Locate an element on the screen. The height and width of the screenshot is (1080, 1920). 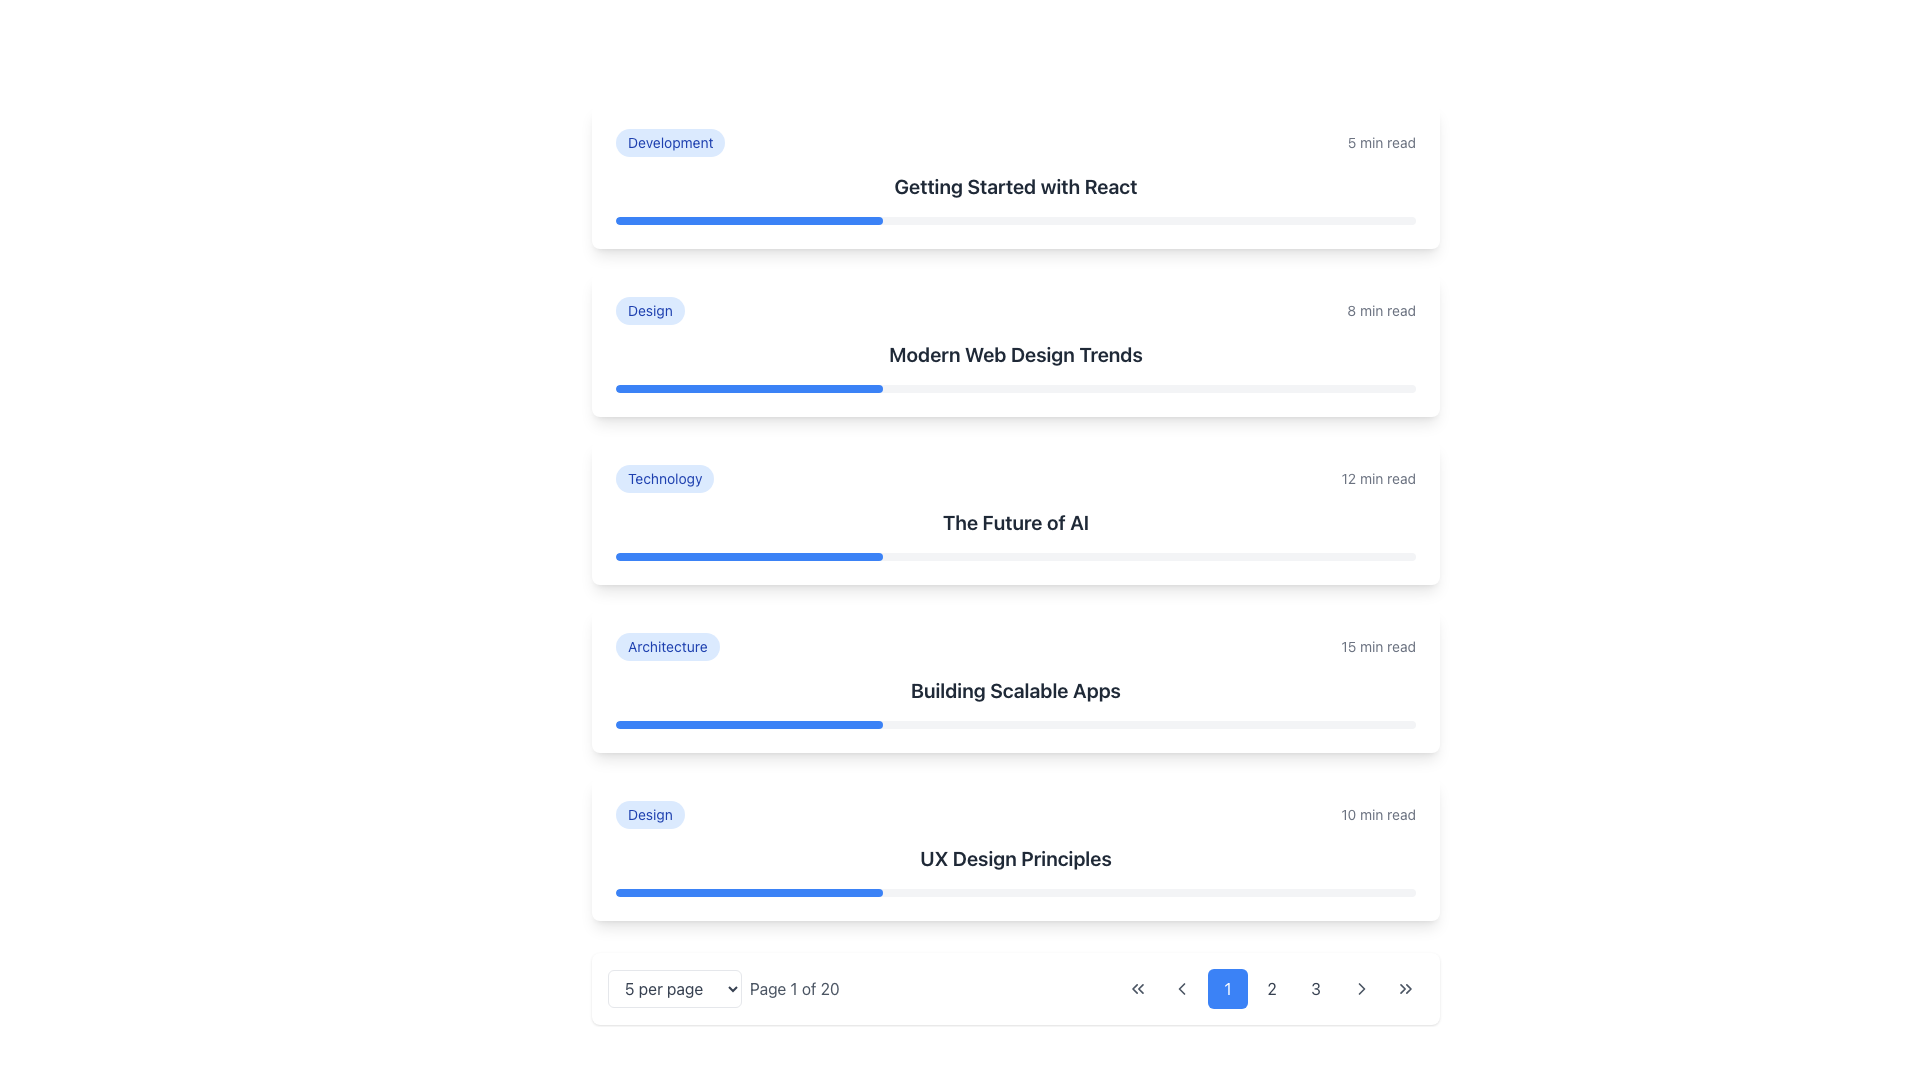
the square button with rounded corners, blue background, and white text displaying '1' is located at coordinates (1227, 987).